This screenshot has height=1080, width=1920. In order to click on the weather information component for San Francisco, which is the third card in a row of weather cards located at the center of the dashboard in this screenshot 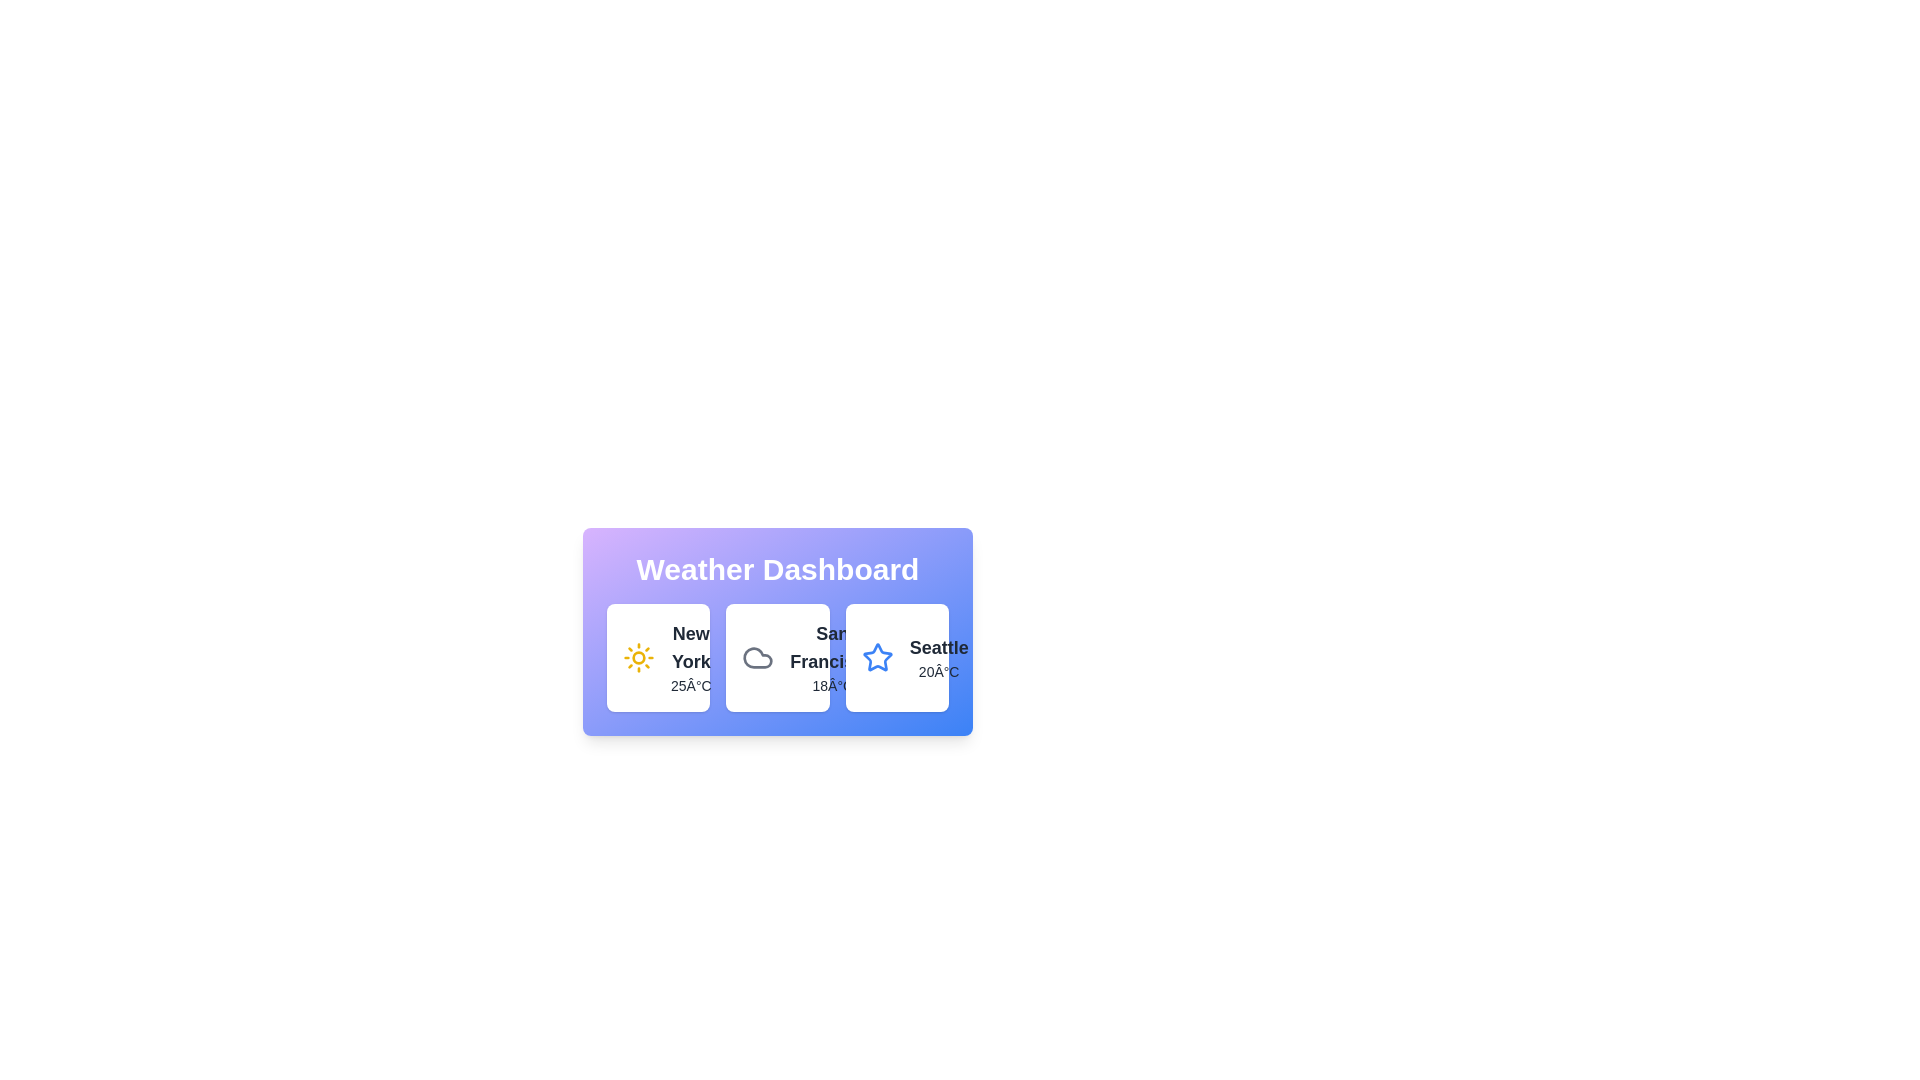, I will do `click(832, 658)`.